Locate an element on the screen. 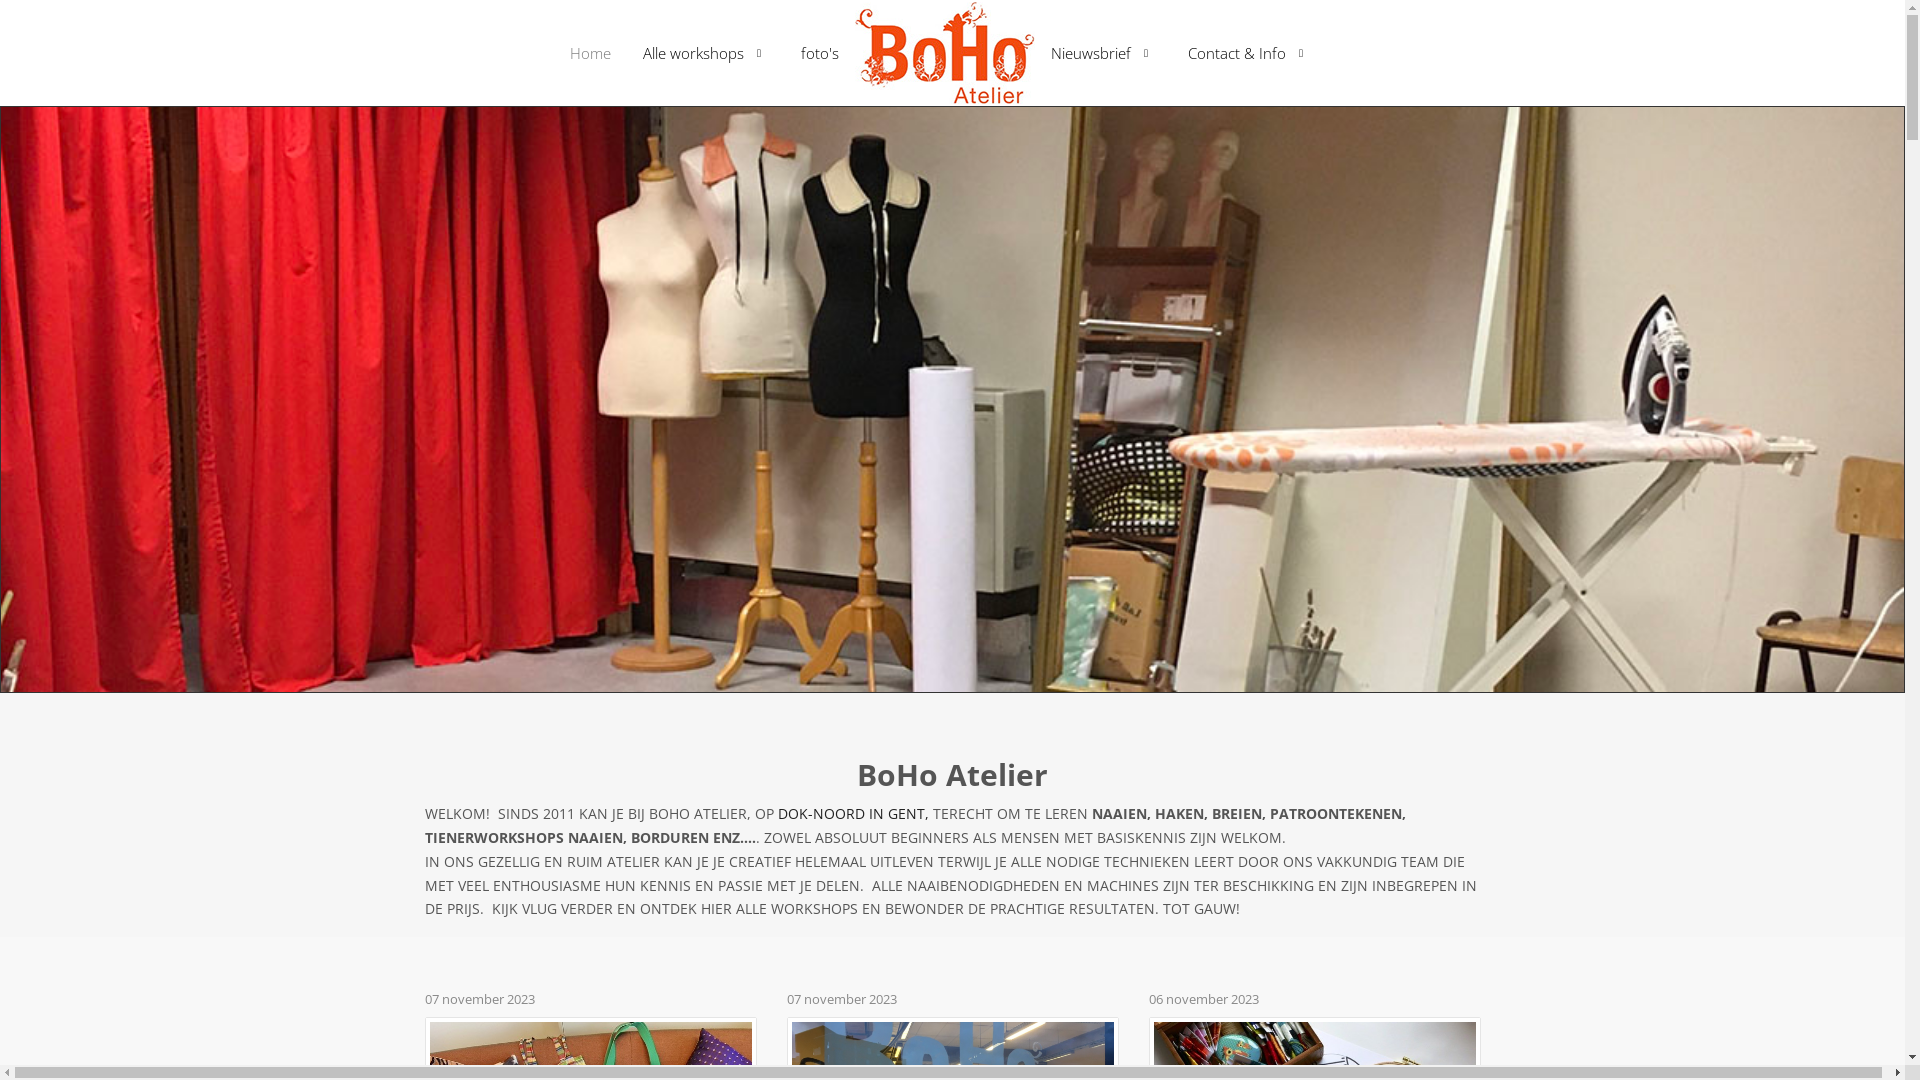 Image resolution: width=1920 pixels, height=1080 pixels. 'DOK-NOORD IN GENT,' is located at coordinates (853, 813).